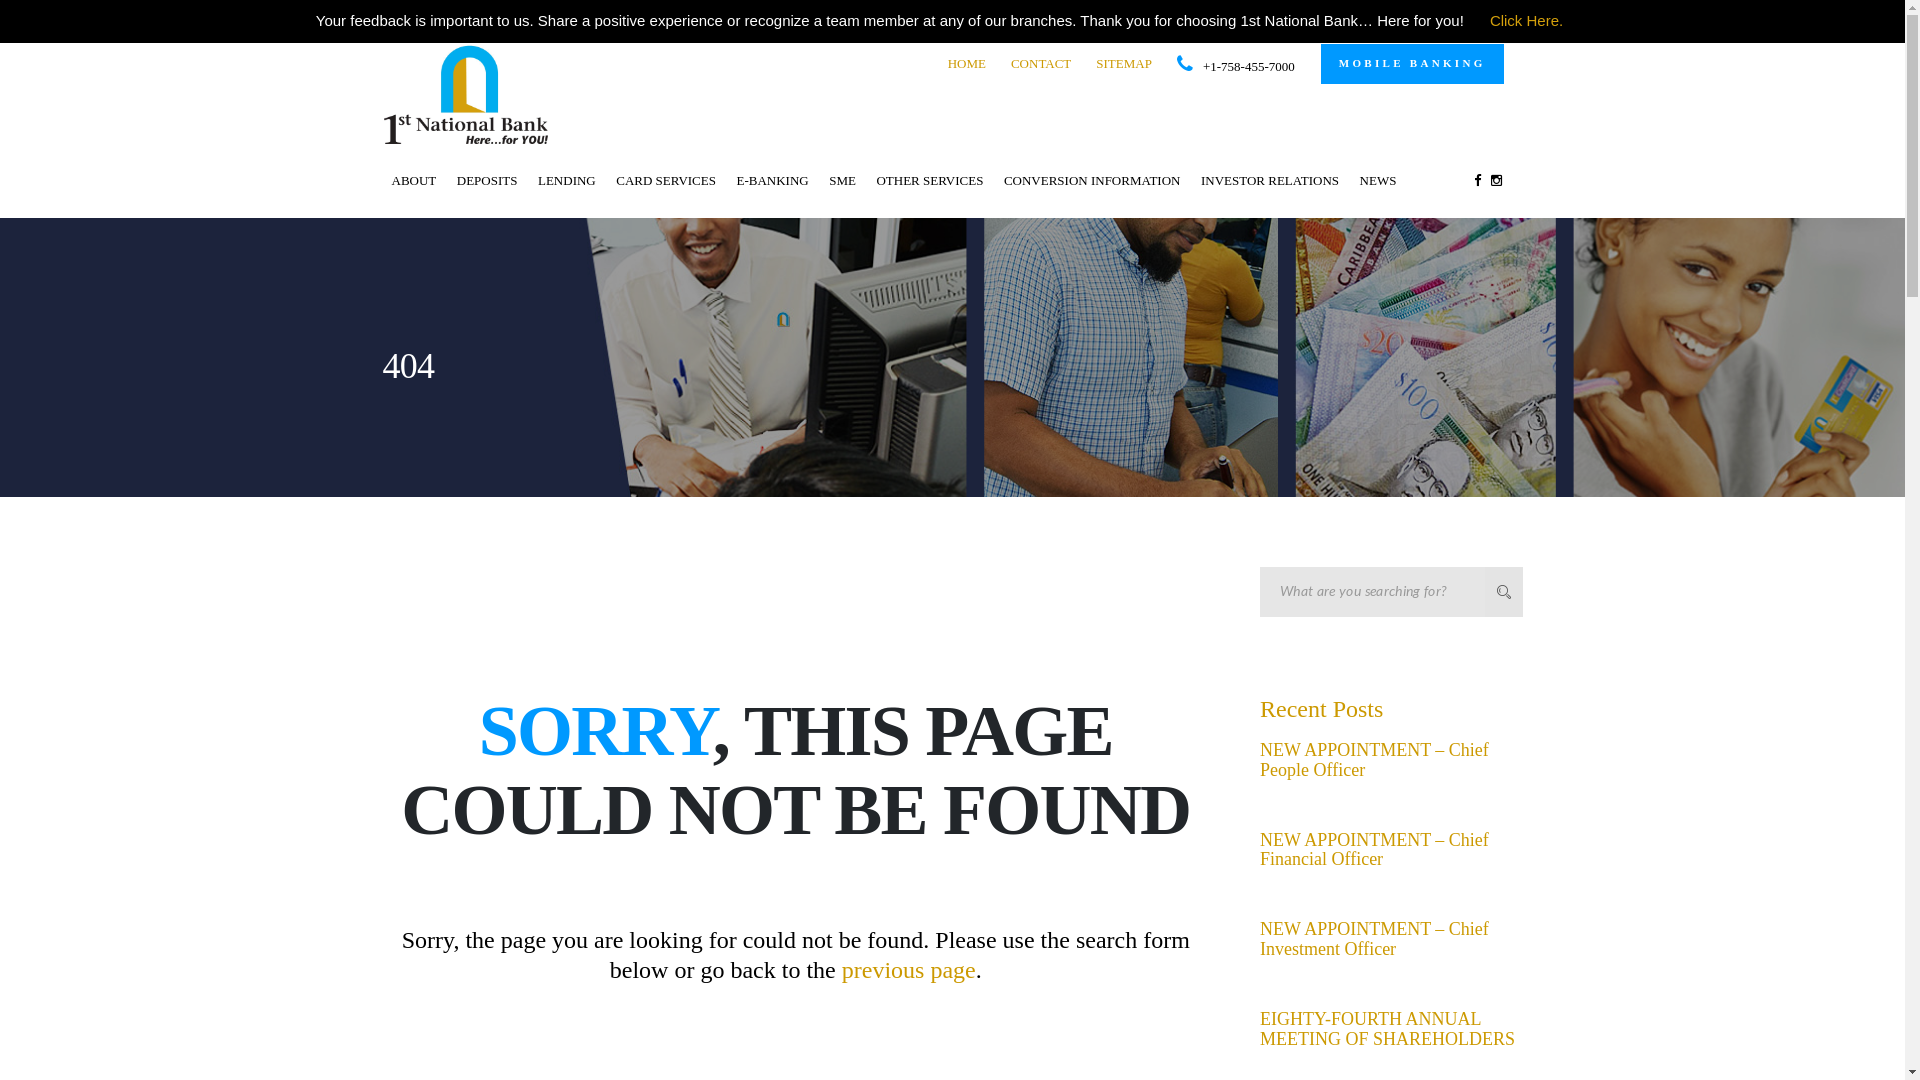 The image size is (1920, 1080). Describe the element at coordinates (928, 180) in the screenshot. I see `'OTHER SERVICES'` at that location.